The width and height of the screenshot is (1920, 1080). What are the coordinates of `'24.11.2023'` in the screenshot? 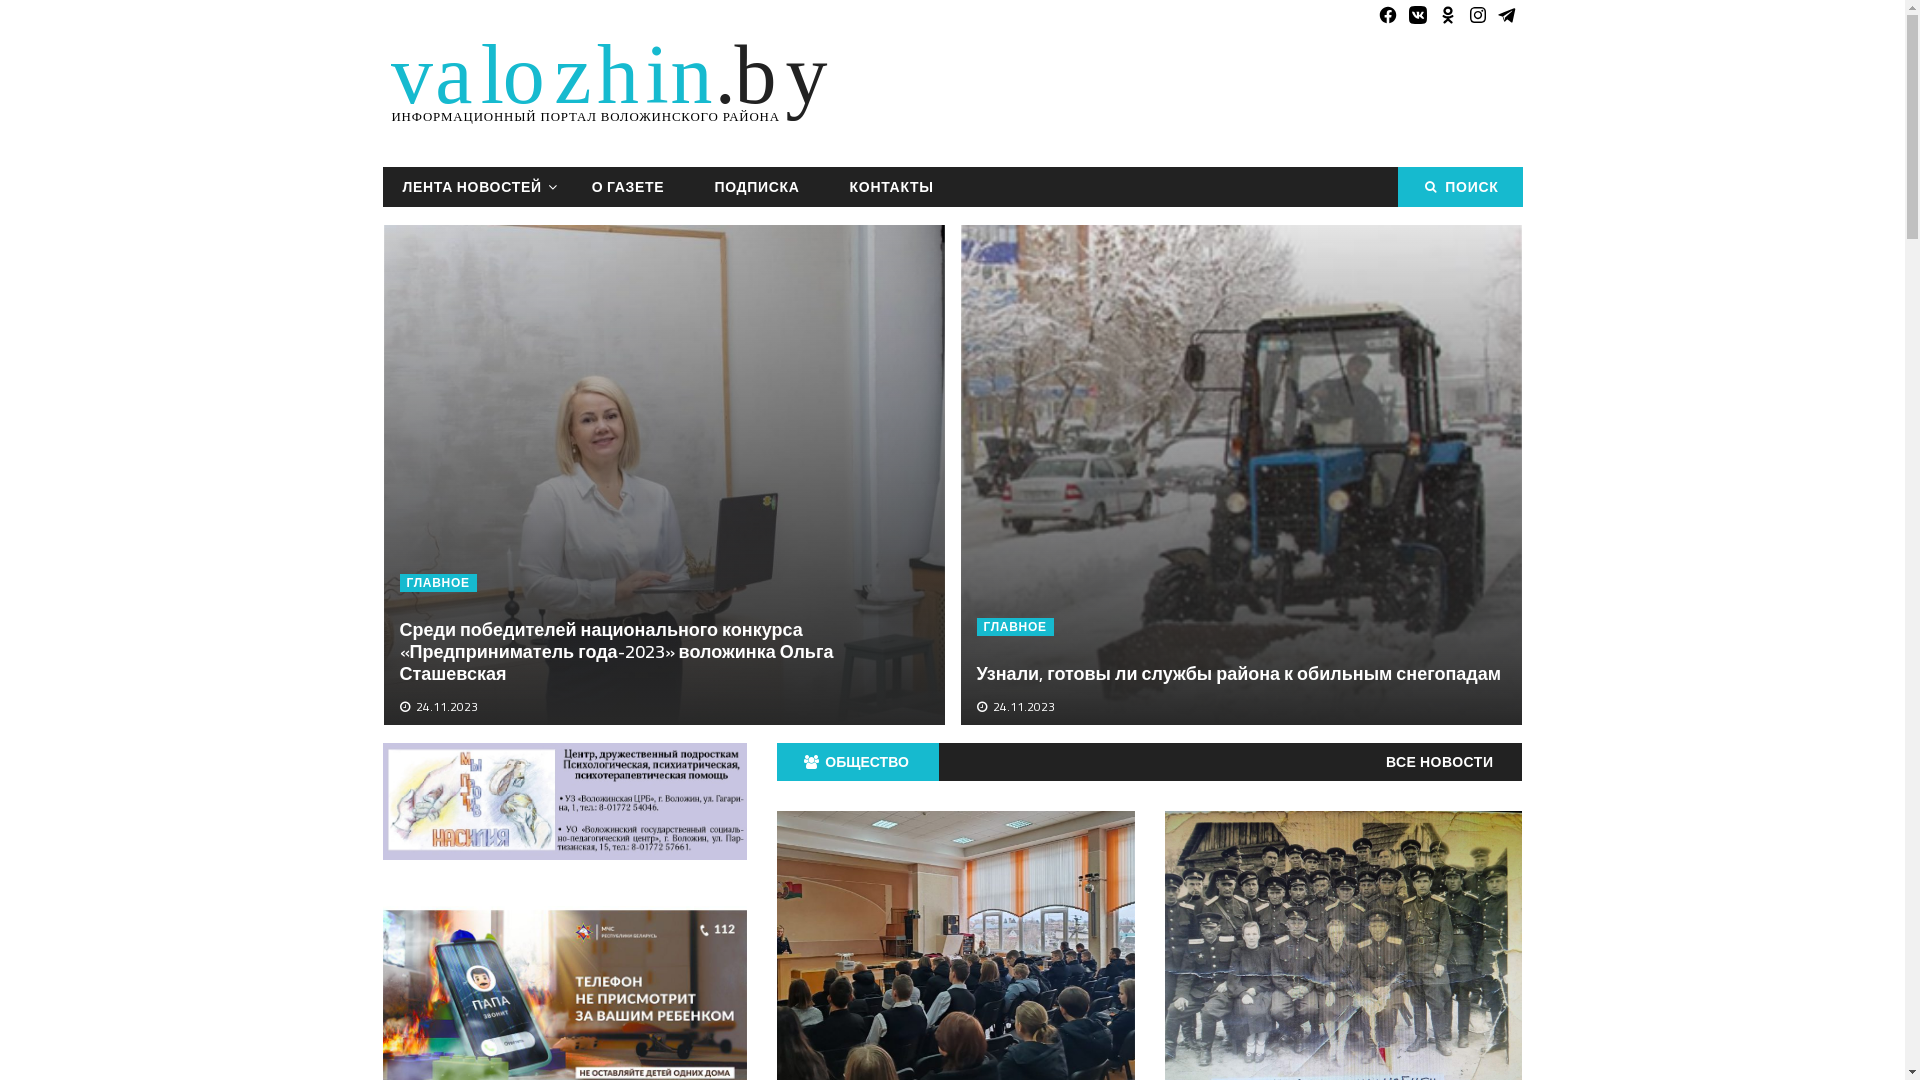 It's located at (445, 705).